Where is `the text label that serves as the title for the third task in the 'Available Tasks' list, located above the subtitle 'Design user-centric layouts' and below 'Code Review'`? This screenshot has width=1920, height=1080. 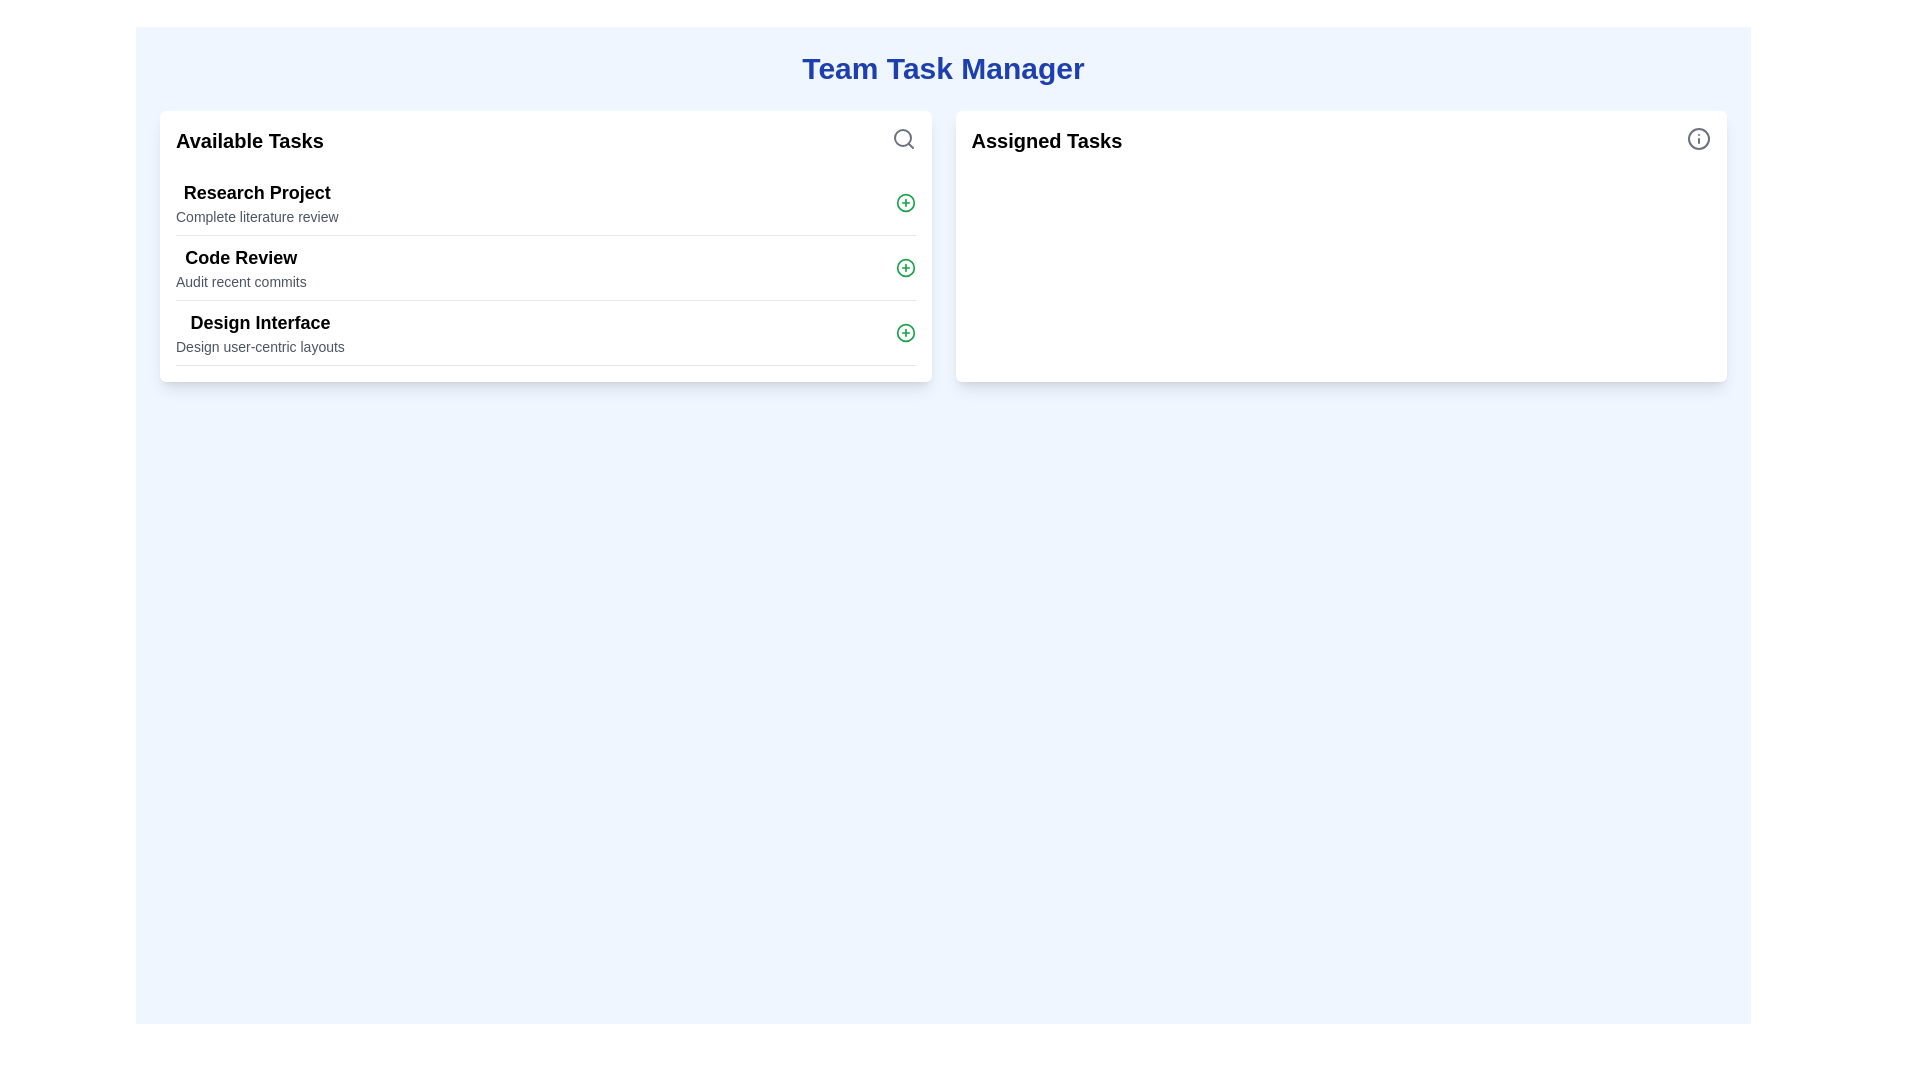
the text label that serves as the title for the third task in the 'Available Tasks' list, located above the subtitle 'Design user-centric layouts' and below 'Code Review' is located at coordinates (259, 322).